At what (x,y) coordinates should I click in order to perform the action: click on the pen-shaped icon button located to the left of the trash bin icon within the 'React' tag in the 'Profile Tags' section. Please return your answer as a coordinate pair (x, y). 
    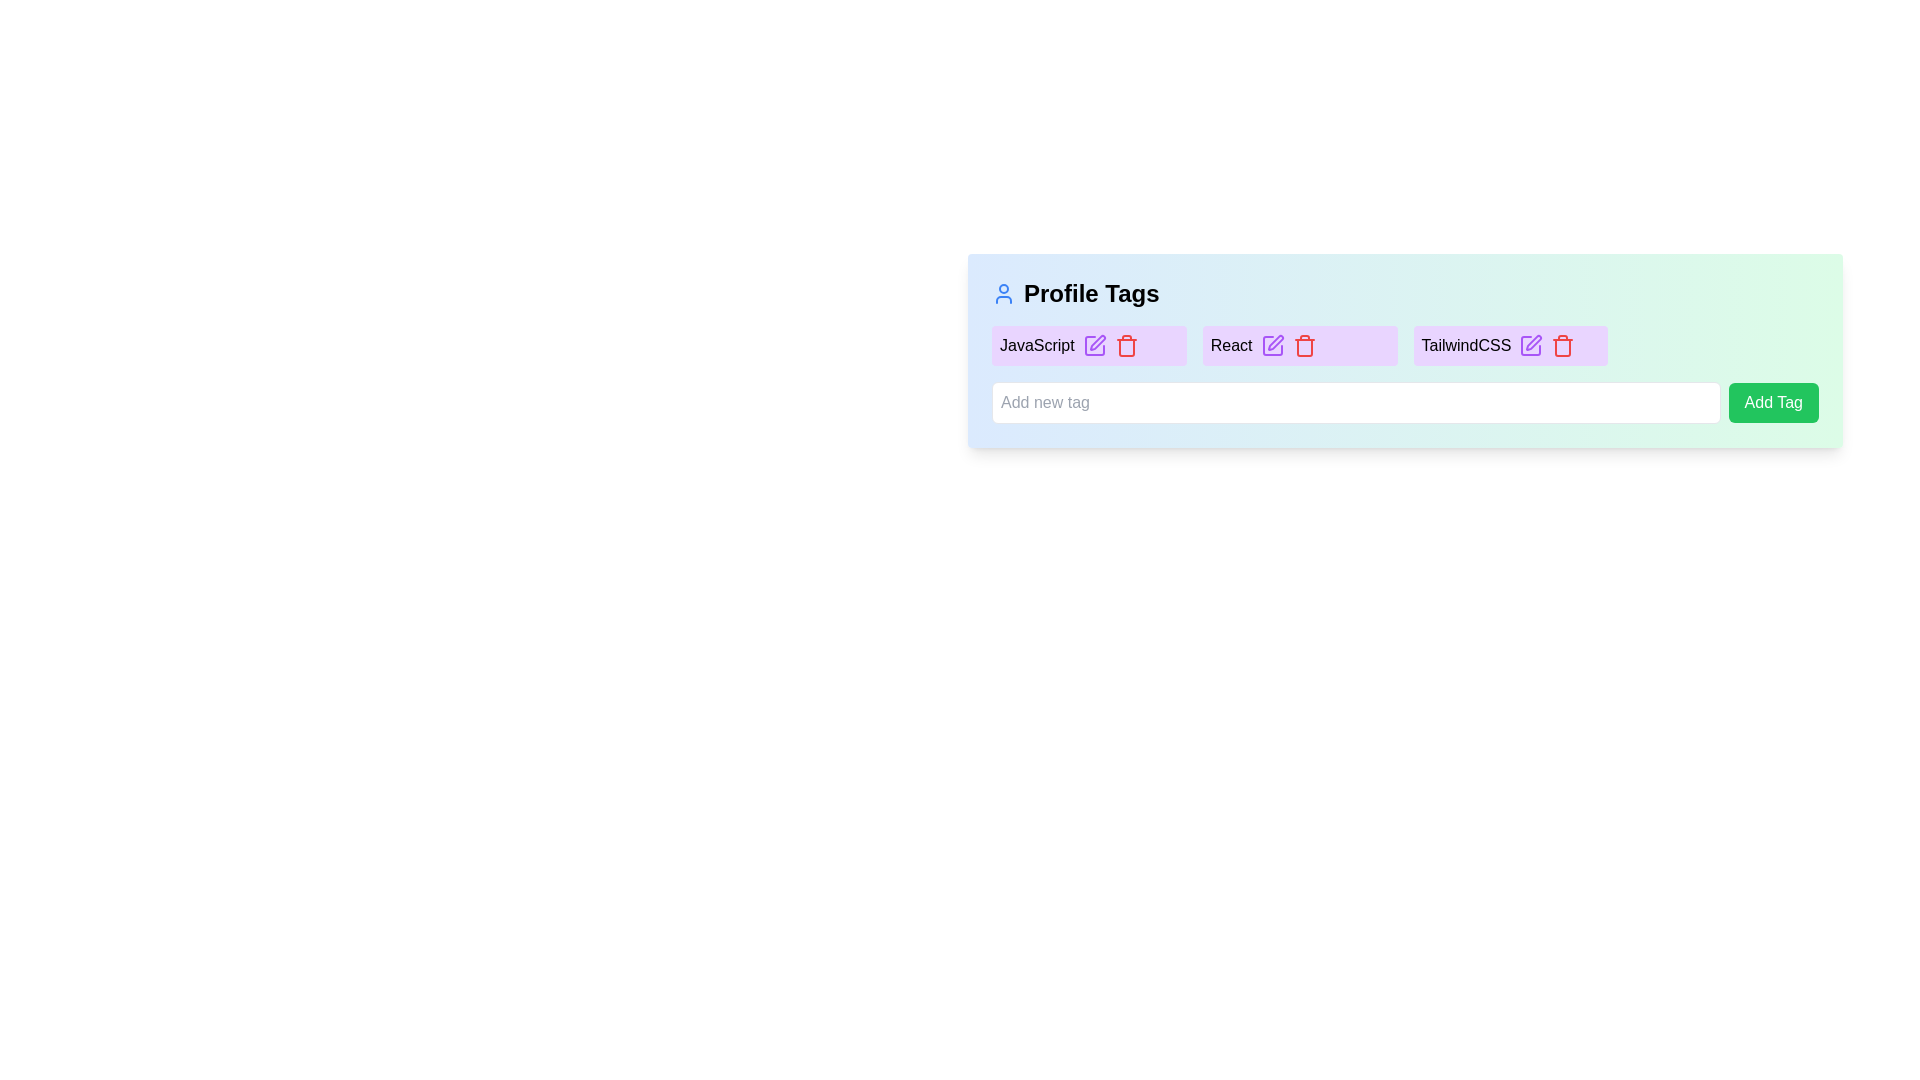
    Looking at the image, I should click on (1274, 342).